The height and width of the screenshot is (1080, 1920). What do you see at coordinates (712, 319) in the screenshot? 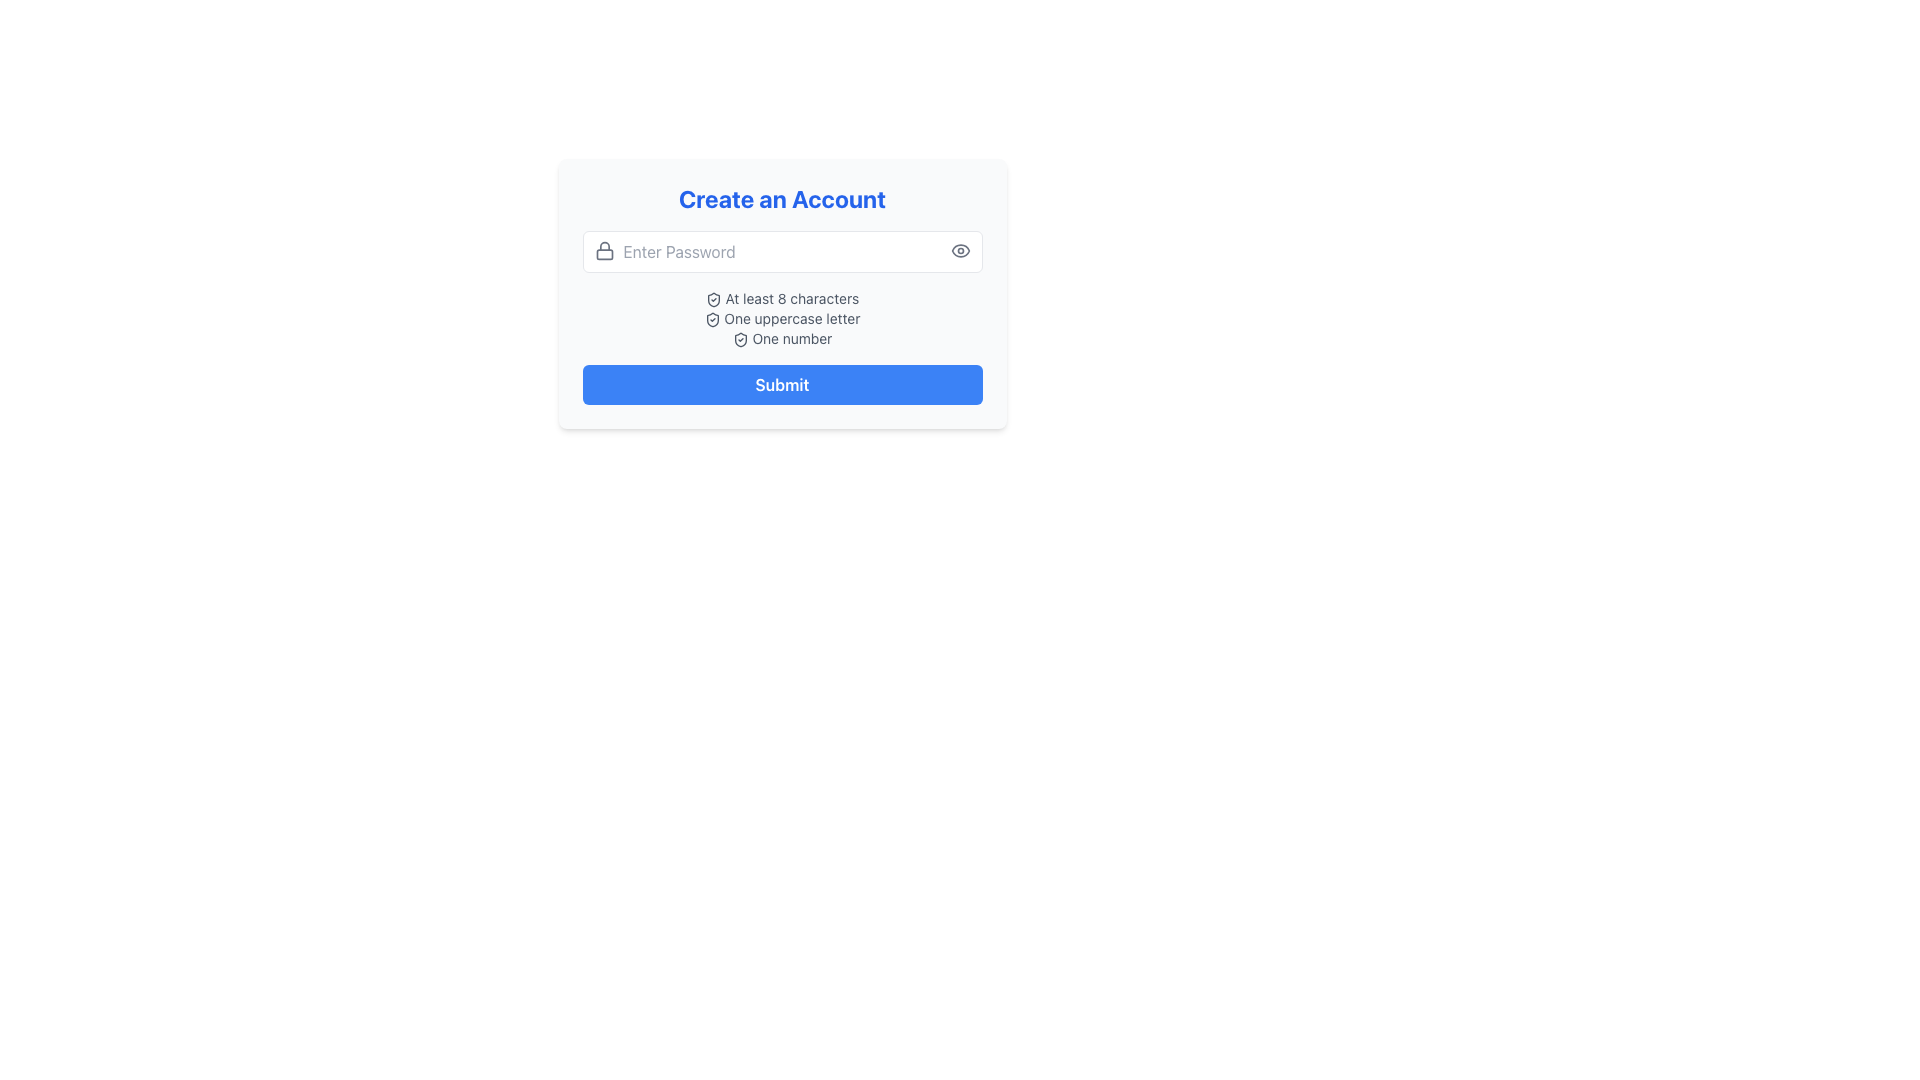
I see `the shield icon with a checkmark that indicates the requirement of 'One uppercase letter' in the password conditions list, which is the middle icon in the sequence` at bounding box center [712, 319].